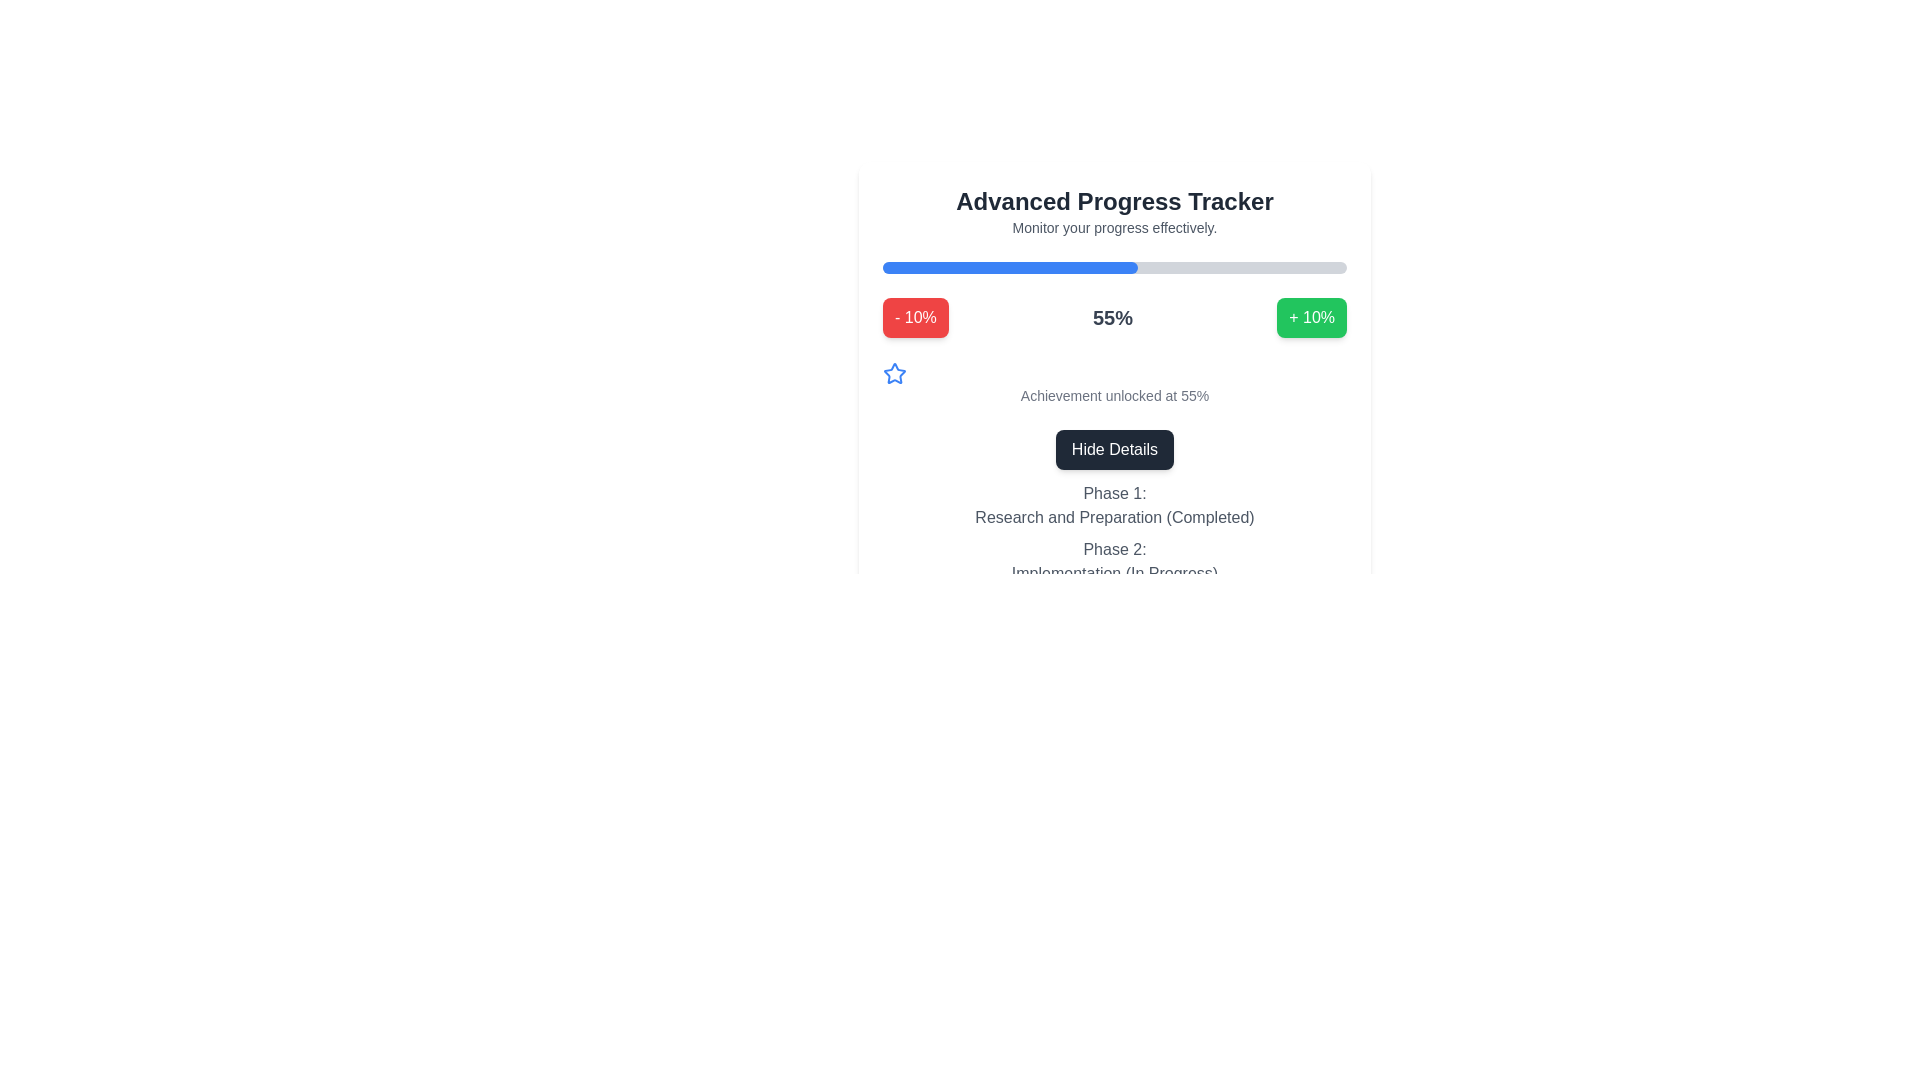  What do you see at coordinates (893, 374) in the screenshot?
I see `the leftmost icon in the 'Achievements unlocked at 55%' section, which serves as a decorative or status indicator for milestone achievements` at bounding box center [893, 374].